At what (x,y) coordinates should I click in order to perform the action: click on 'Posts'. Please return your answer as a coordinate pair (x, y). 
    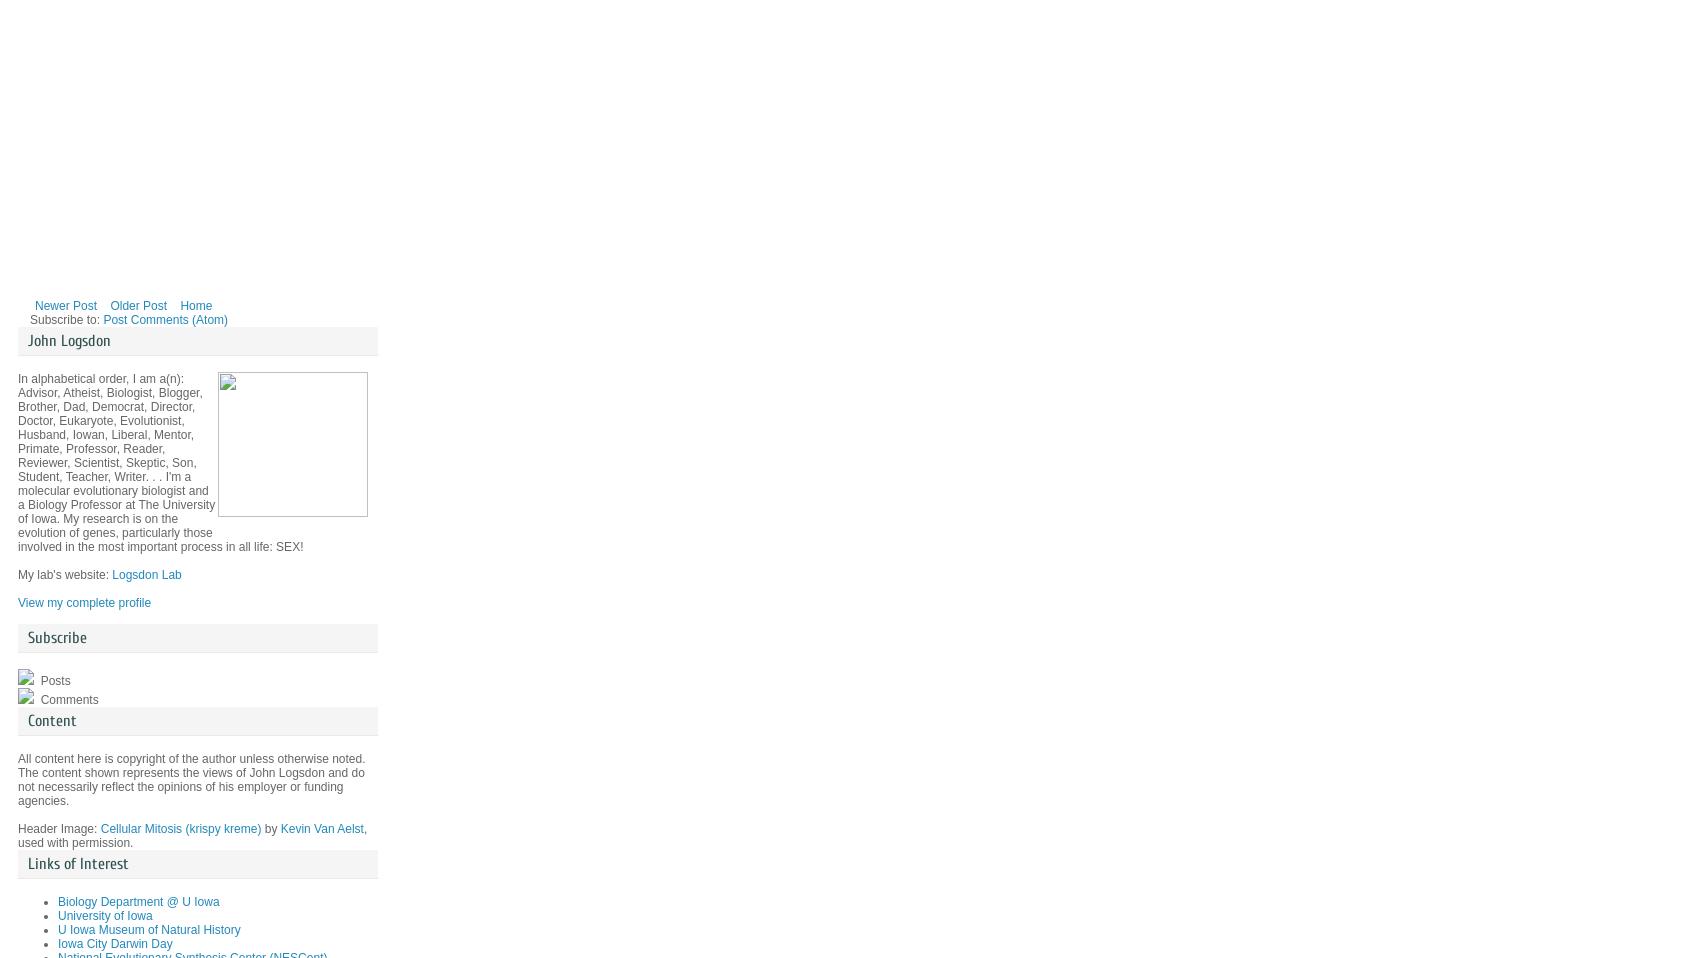
    Looking at the image, I should click on (53, 680).